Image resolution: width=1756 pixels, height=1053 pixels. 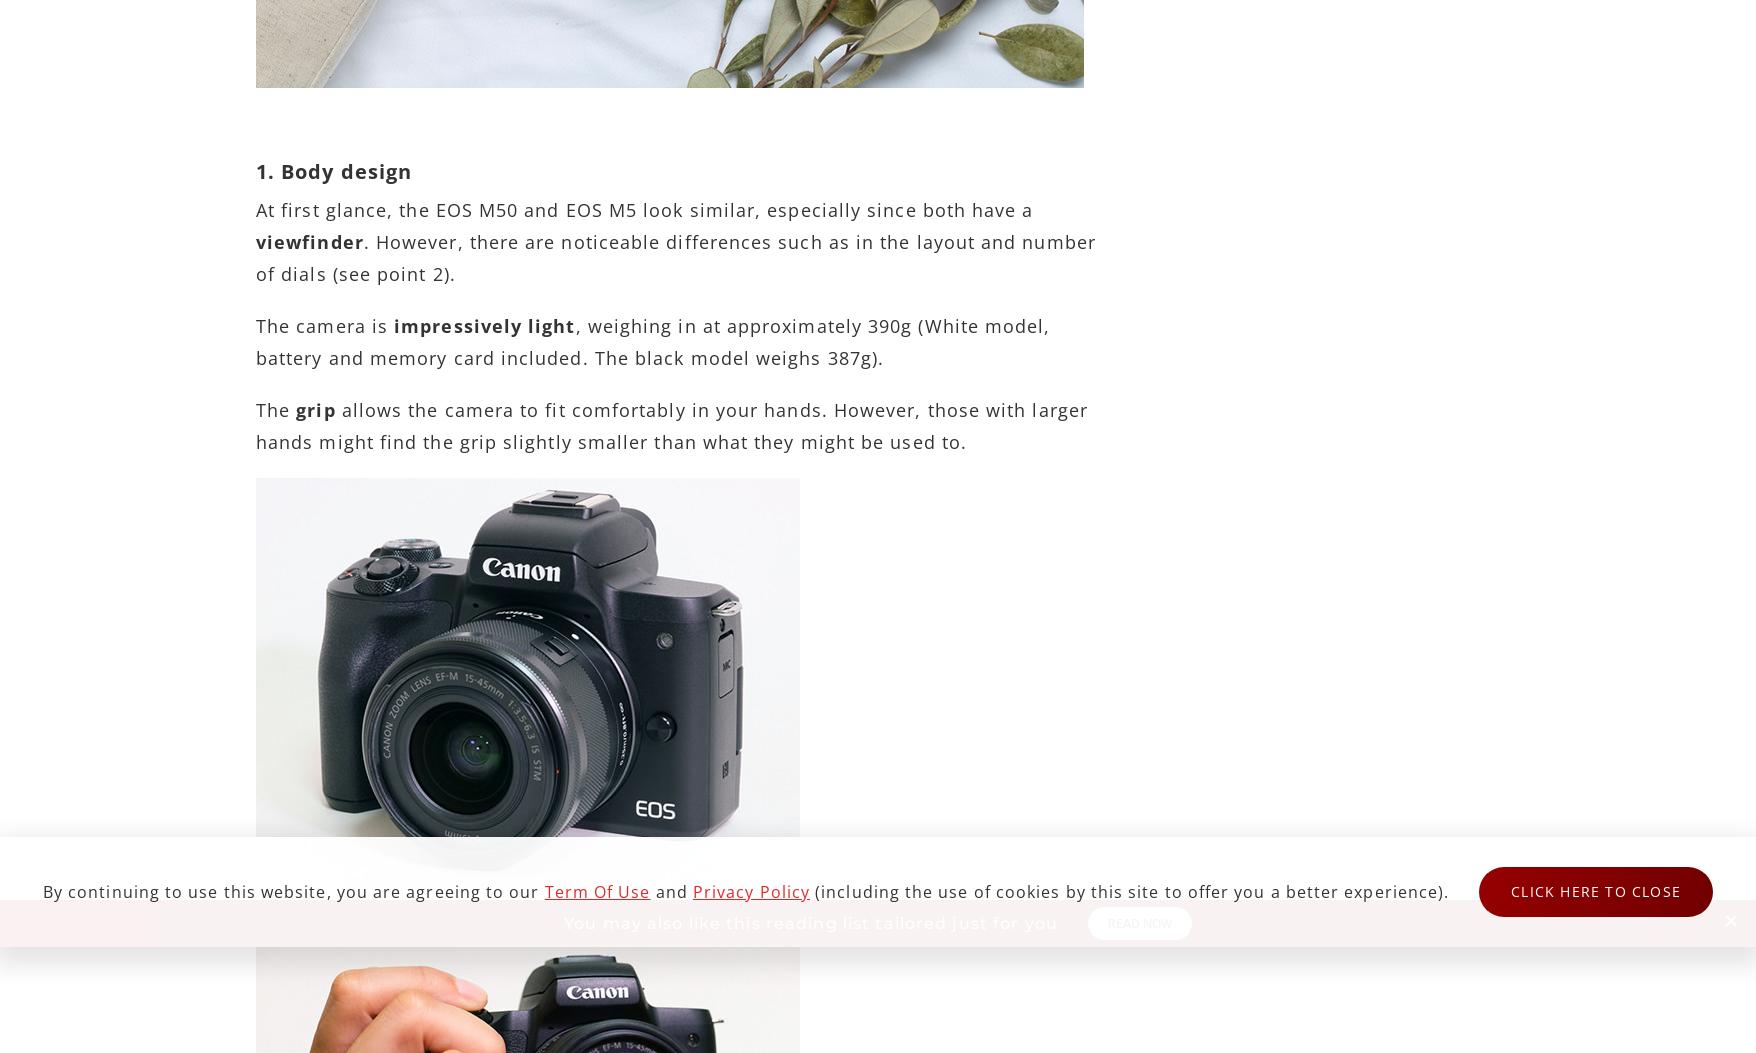 I want to click on 'By continuing to use this website, you are agreeing to our', so click(x=293, y=891).